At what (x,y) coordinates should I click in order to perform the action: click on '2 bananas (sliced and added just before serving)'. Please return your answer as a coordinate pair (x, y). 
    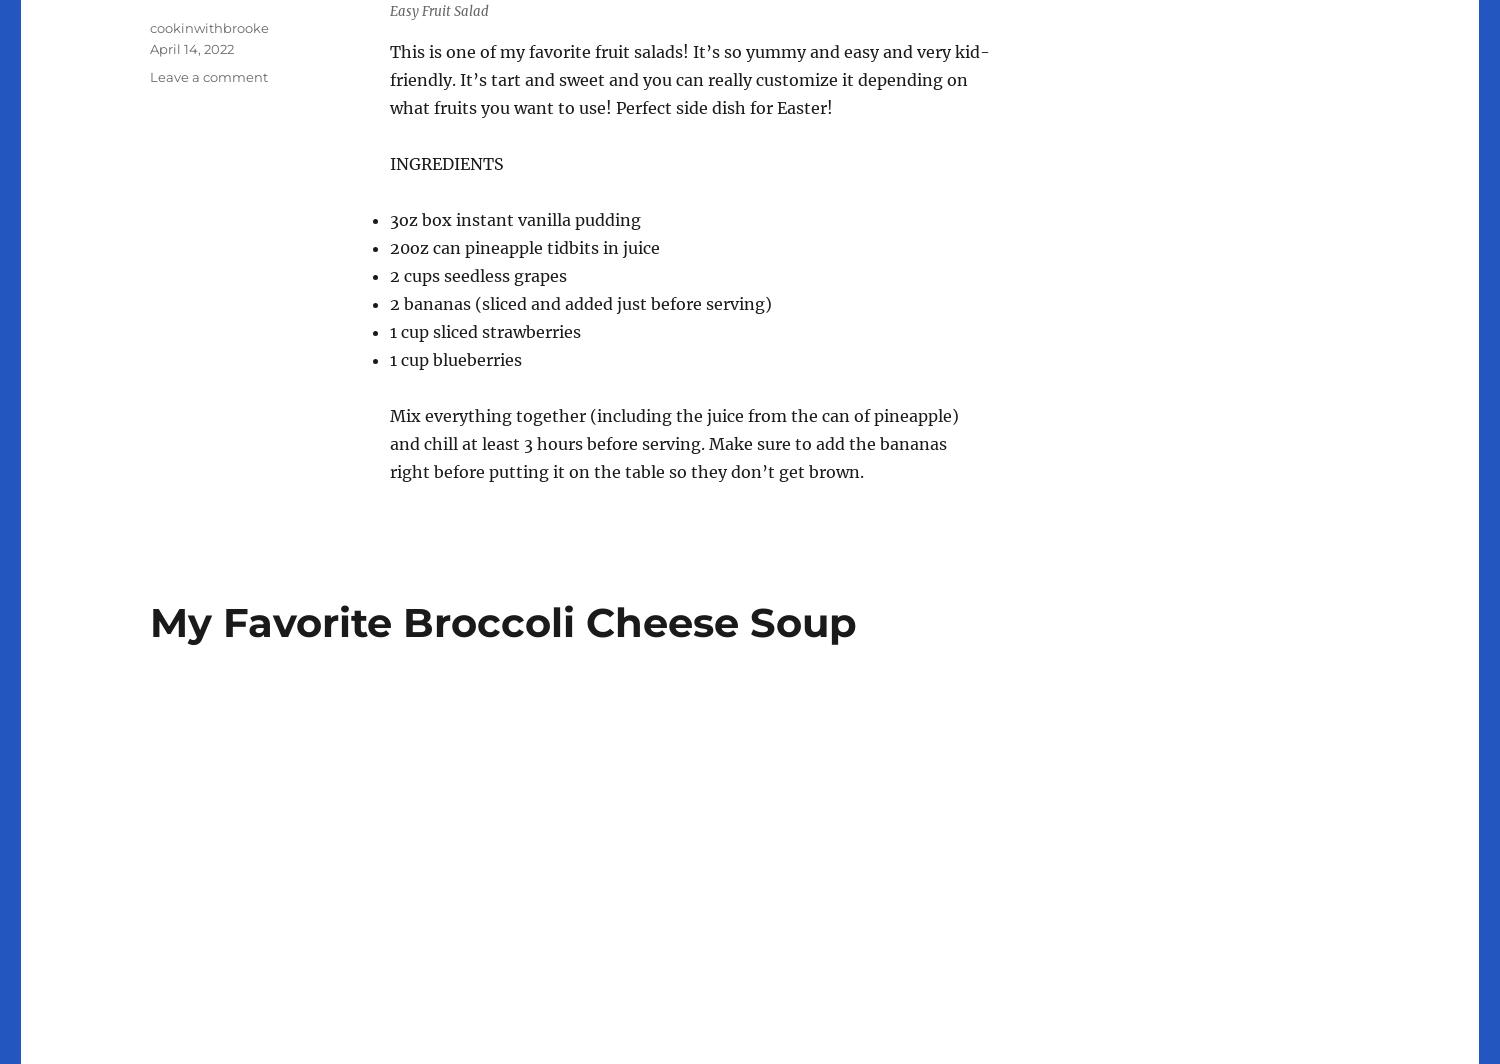
    Looking at the image, I should click on (579, 303).